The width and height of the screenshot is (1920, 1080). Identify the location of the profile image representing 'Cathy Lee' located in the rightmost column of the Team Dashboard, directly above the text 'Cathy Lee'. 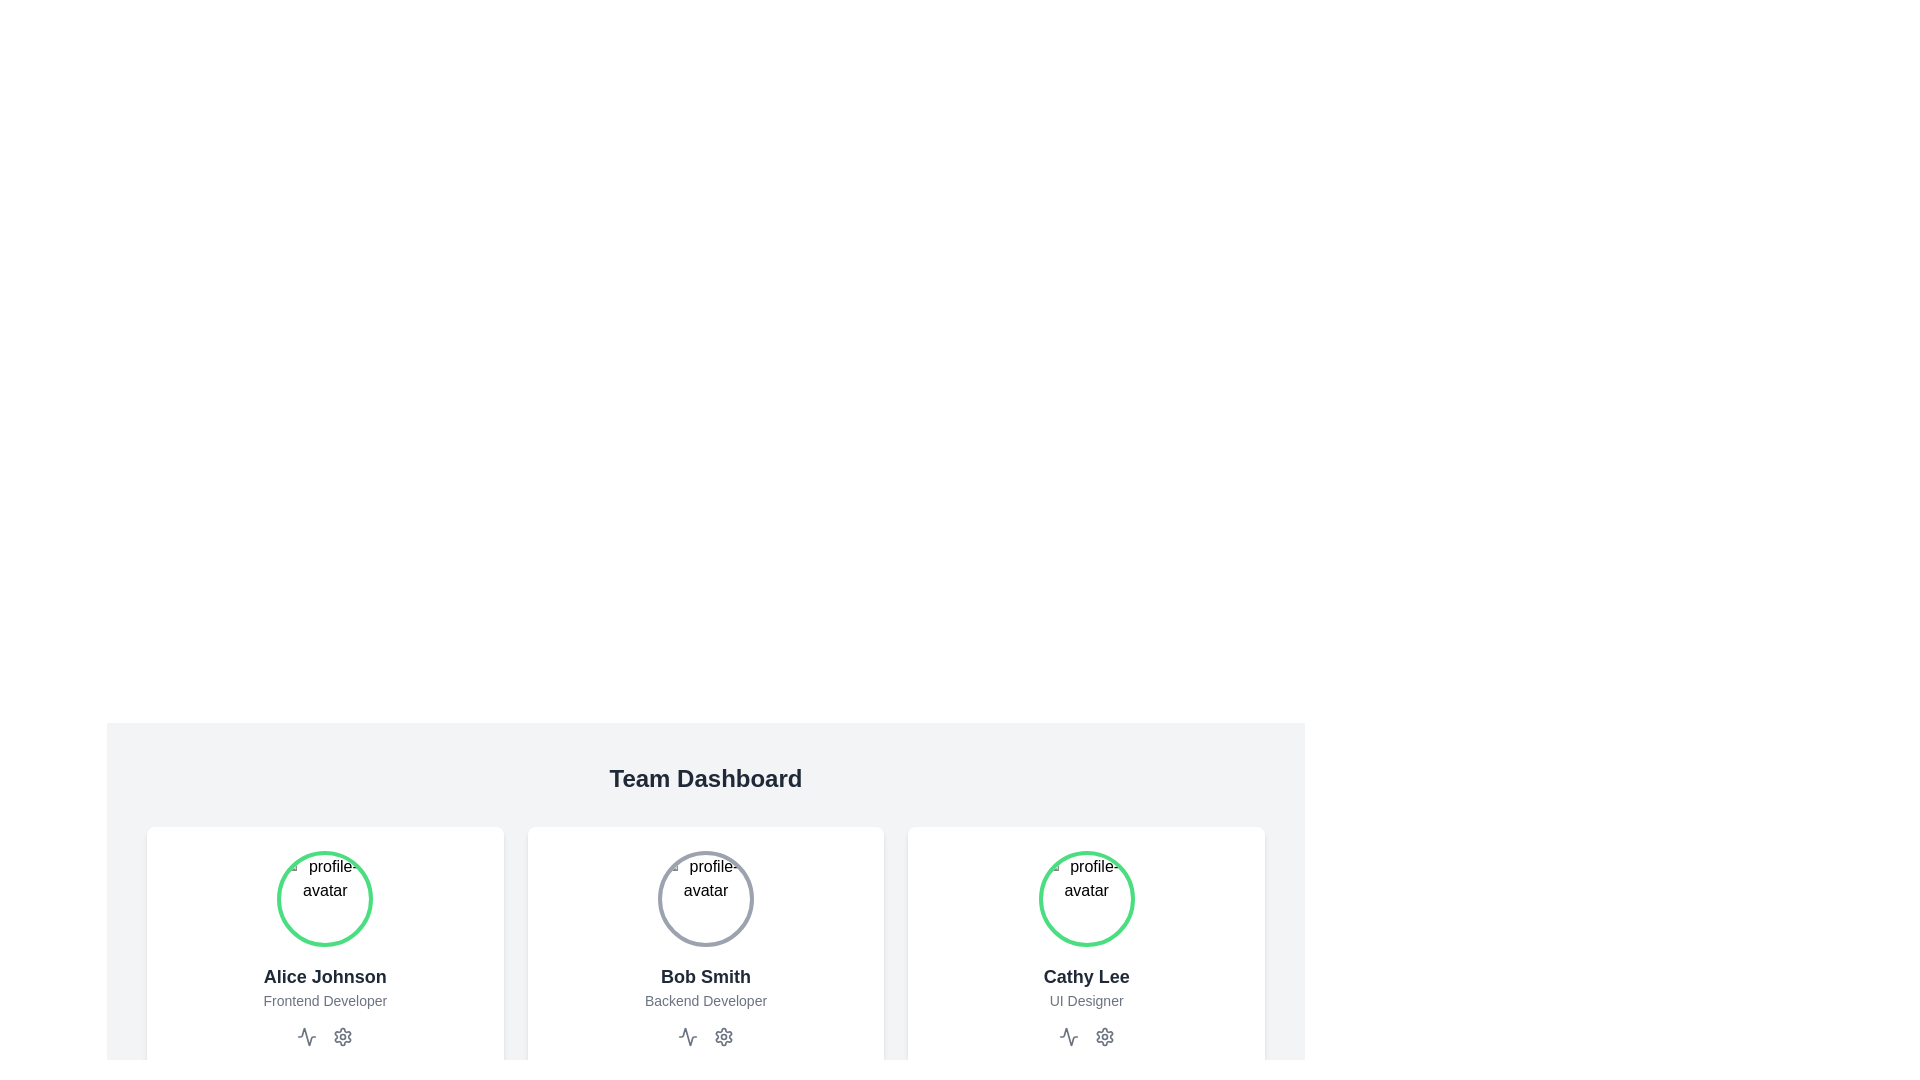
(1085, 897).